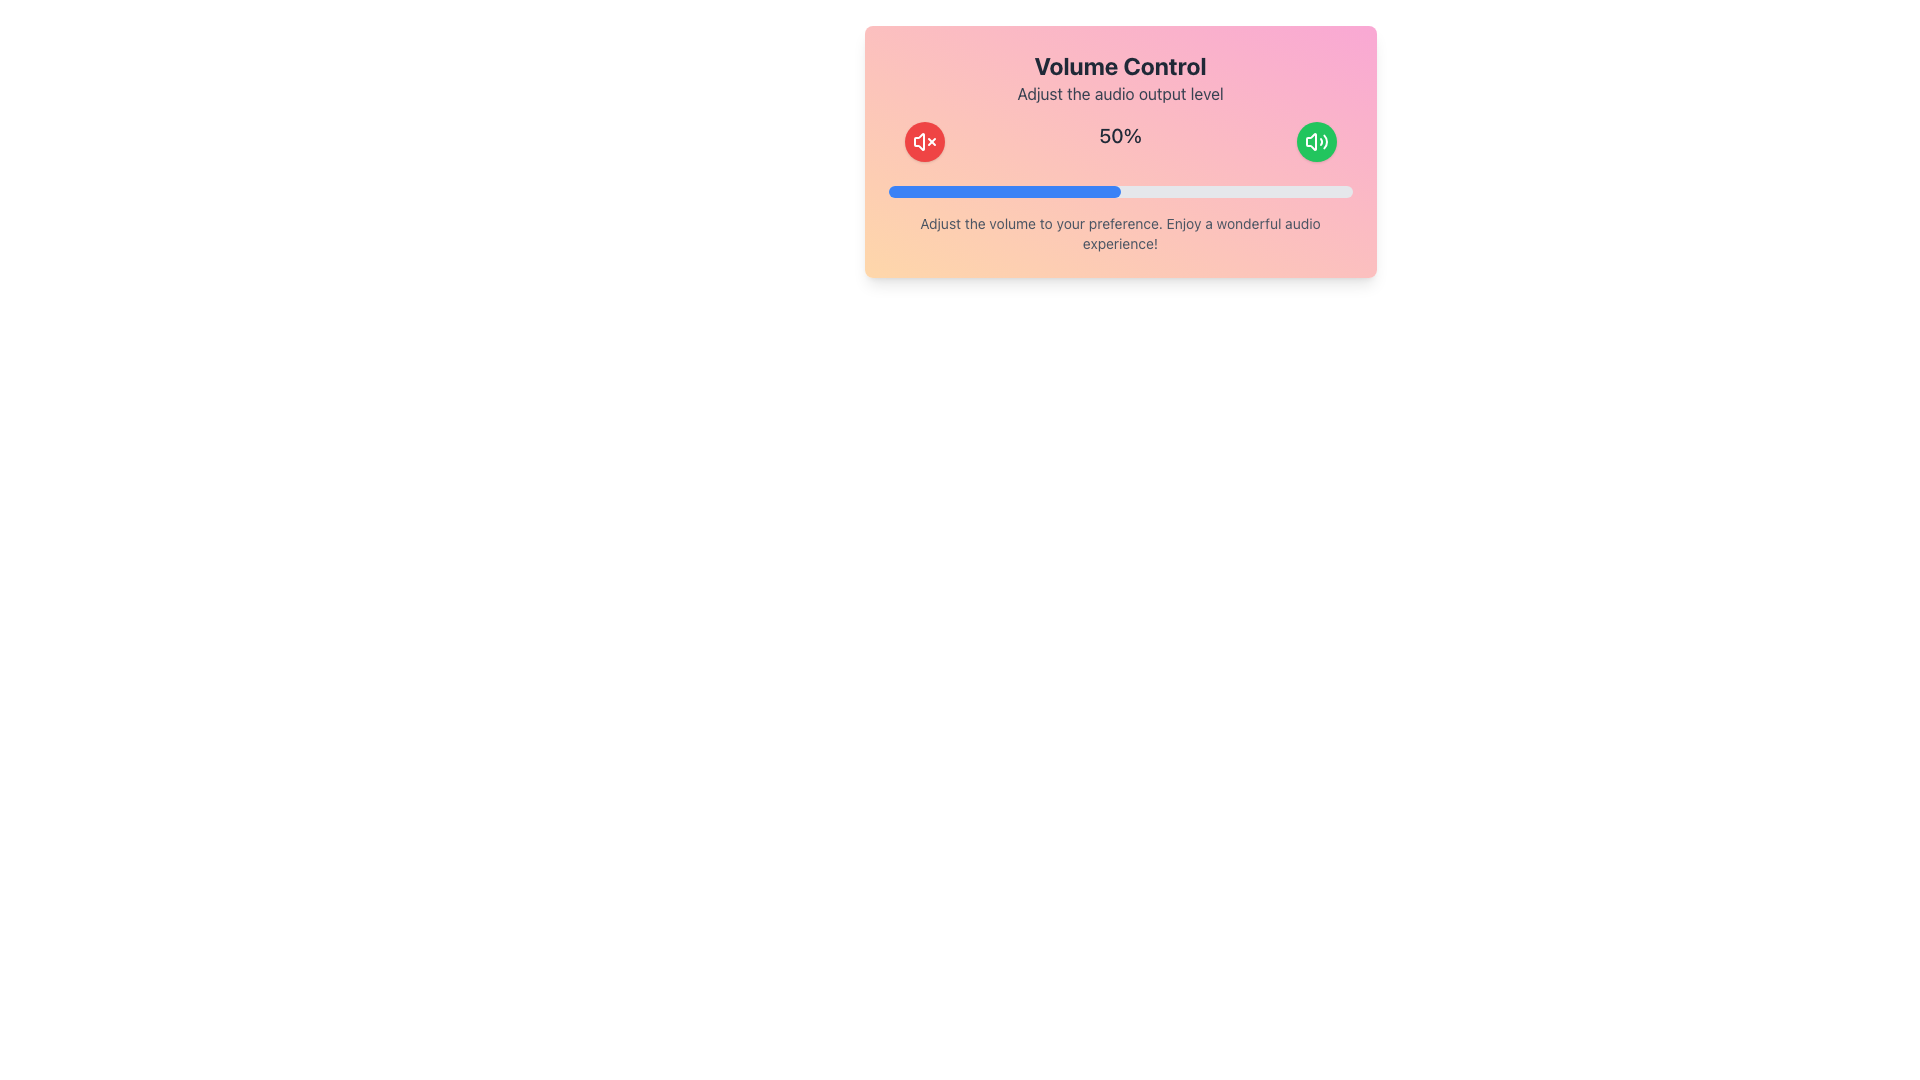 The width and height of the screenshot is (1920, 1080). Describe the element at coordinates (1040, 192) in the screenshot. I see `the volume` at that location.